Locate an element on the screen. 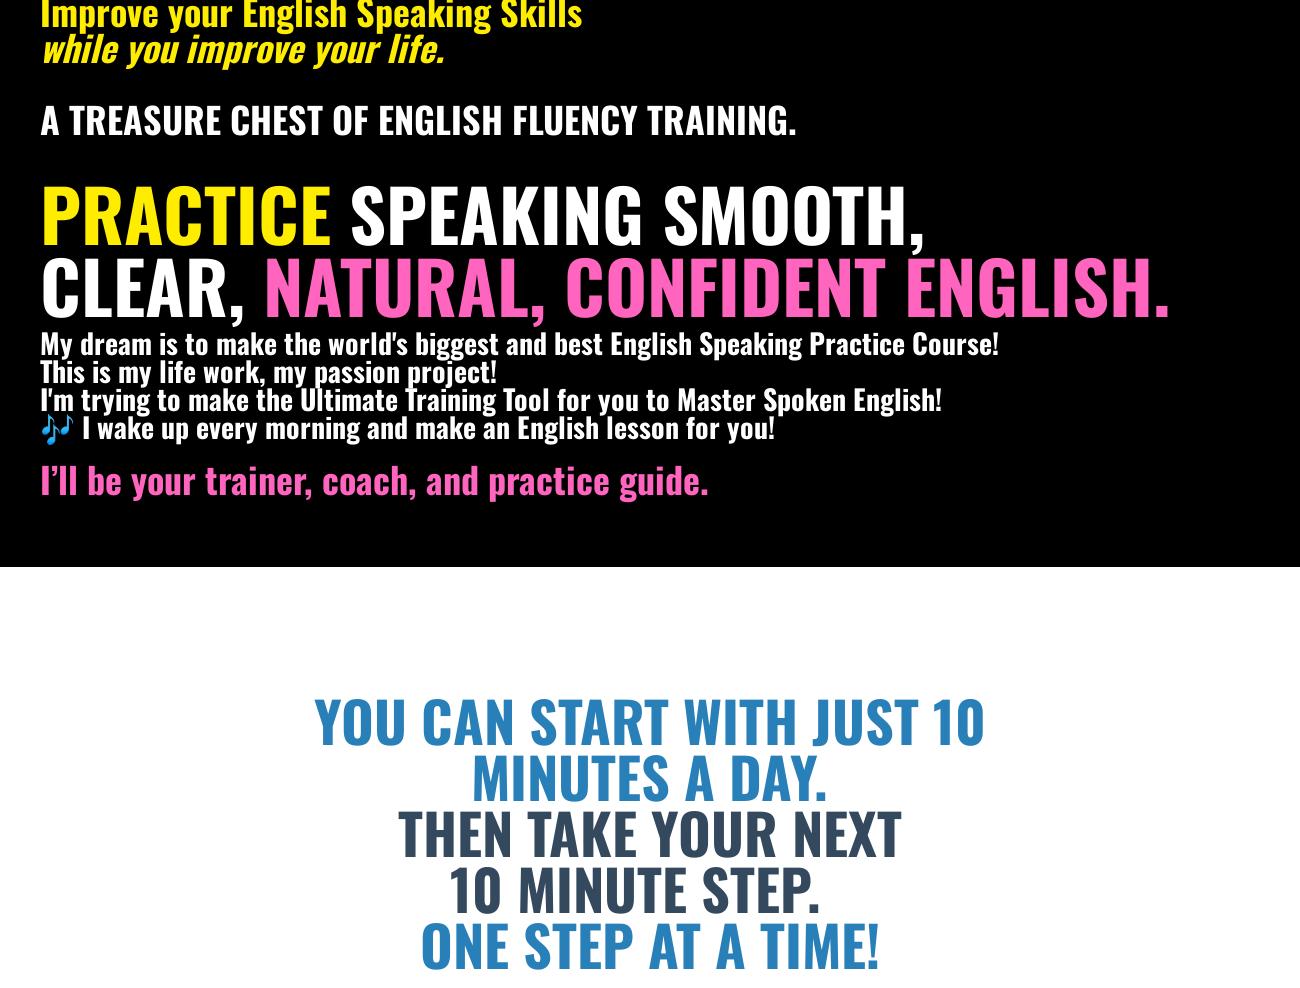 The image size is (1300, 988). 'while you improve your life.' is located at coordinates (241, 45).